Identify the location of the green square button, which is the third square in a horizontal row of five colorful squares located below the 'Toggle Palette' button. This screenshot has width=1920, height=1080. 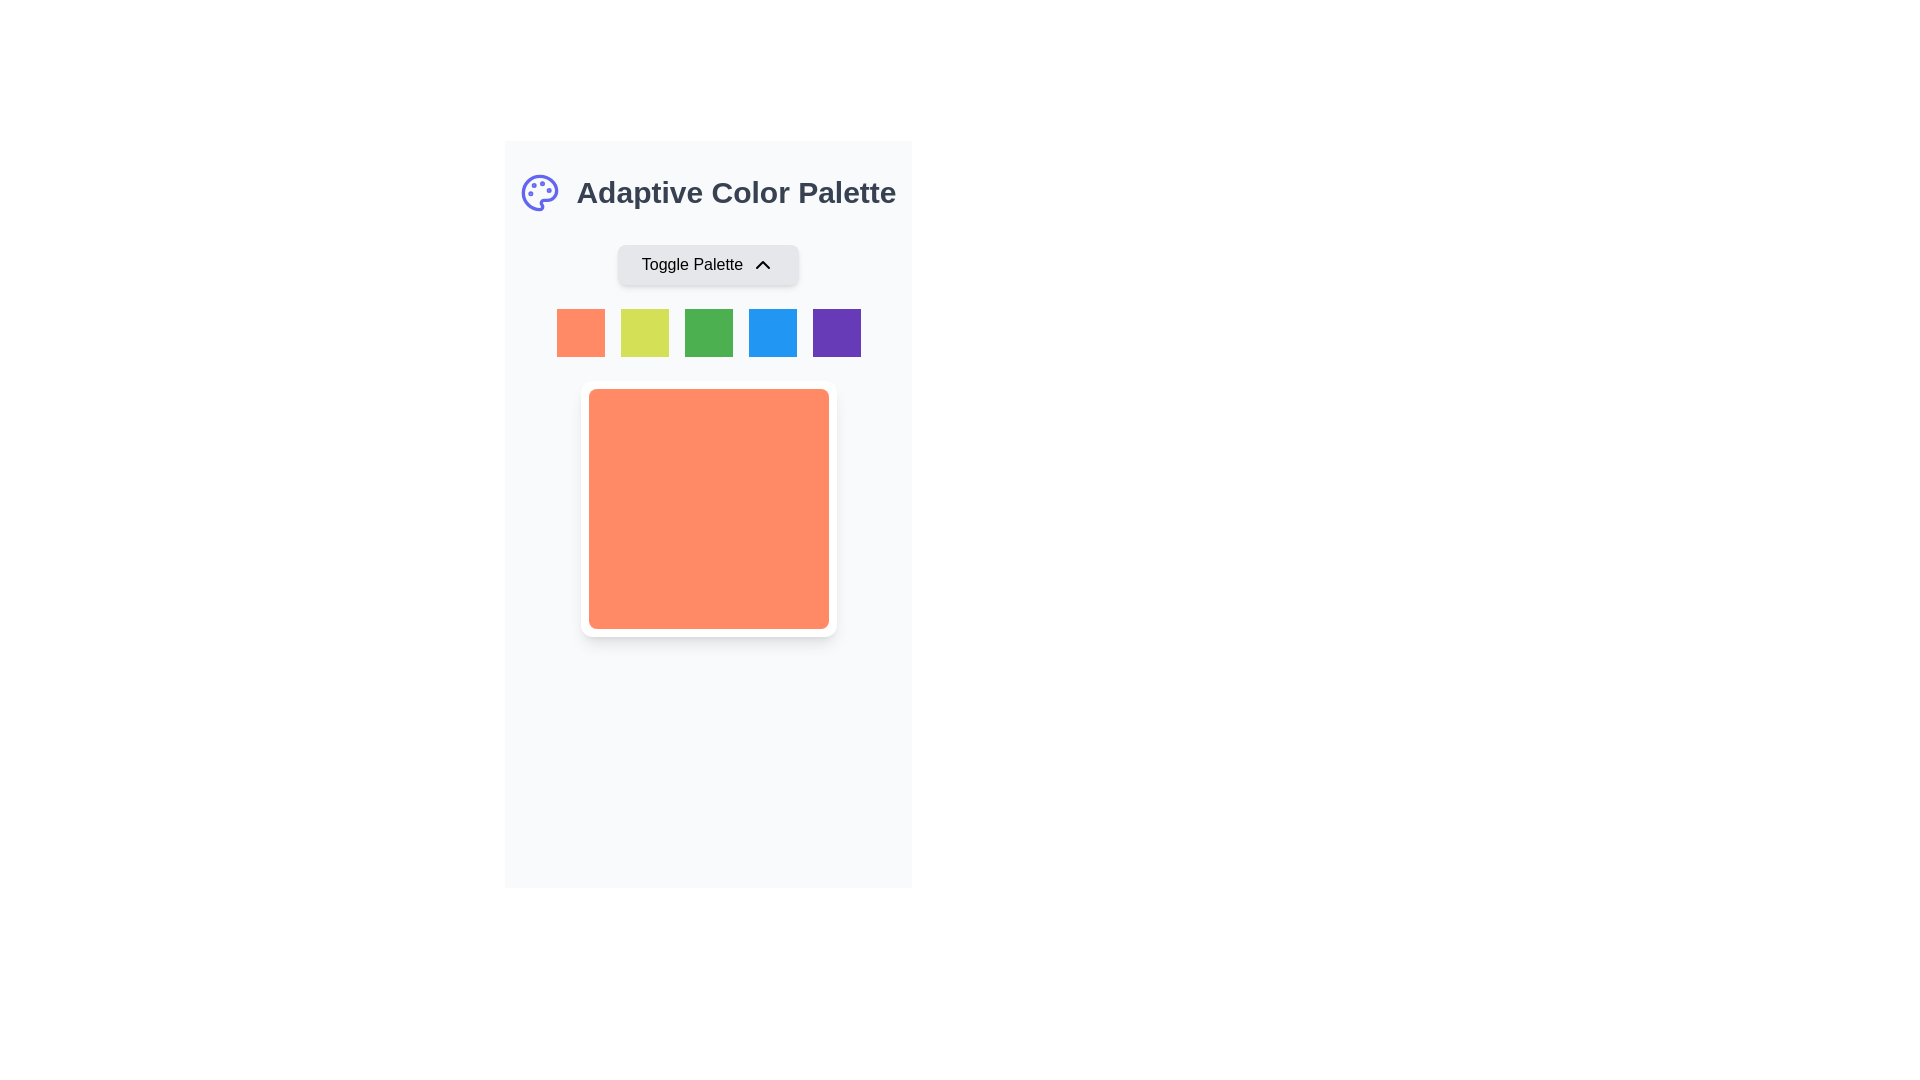
(708, 331).